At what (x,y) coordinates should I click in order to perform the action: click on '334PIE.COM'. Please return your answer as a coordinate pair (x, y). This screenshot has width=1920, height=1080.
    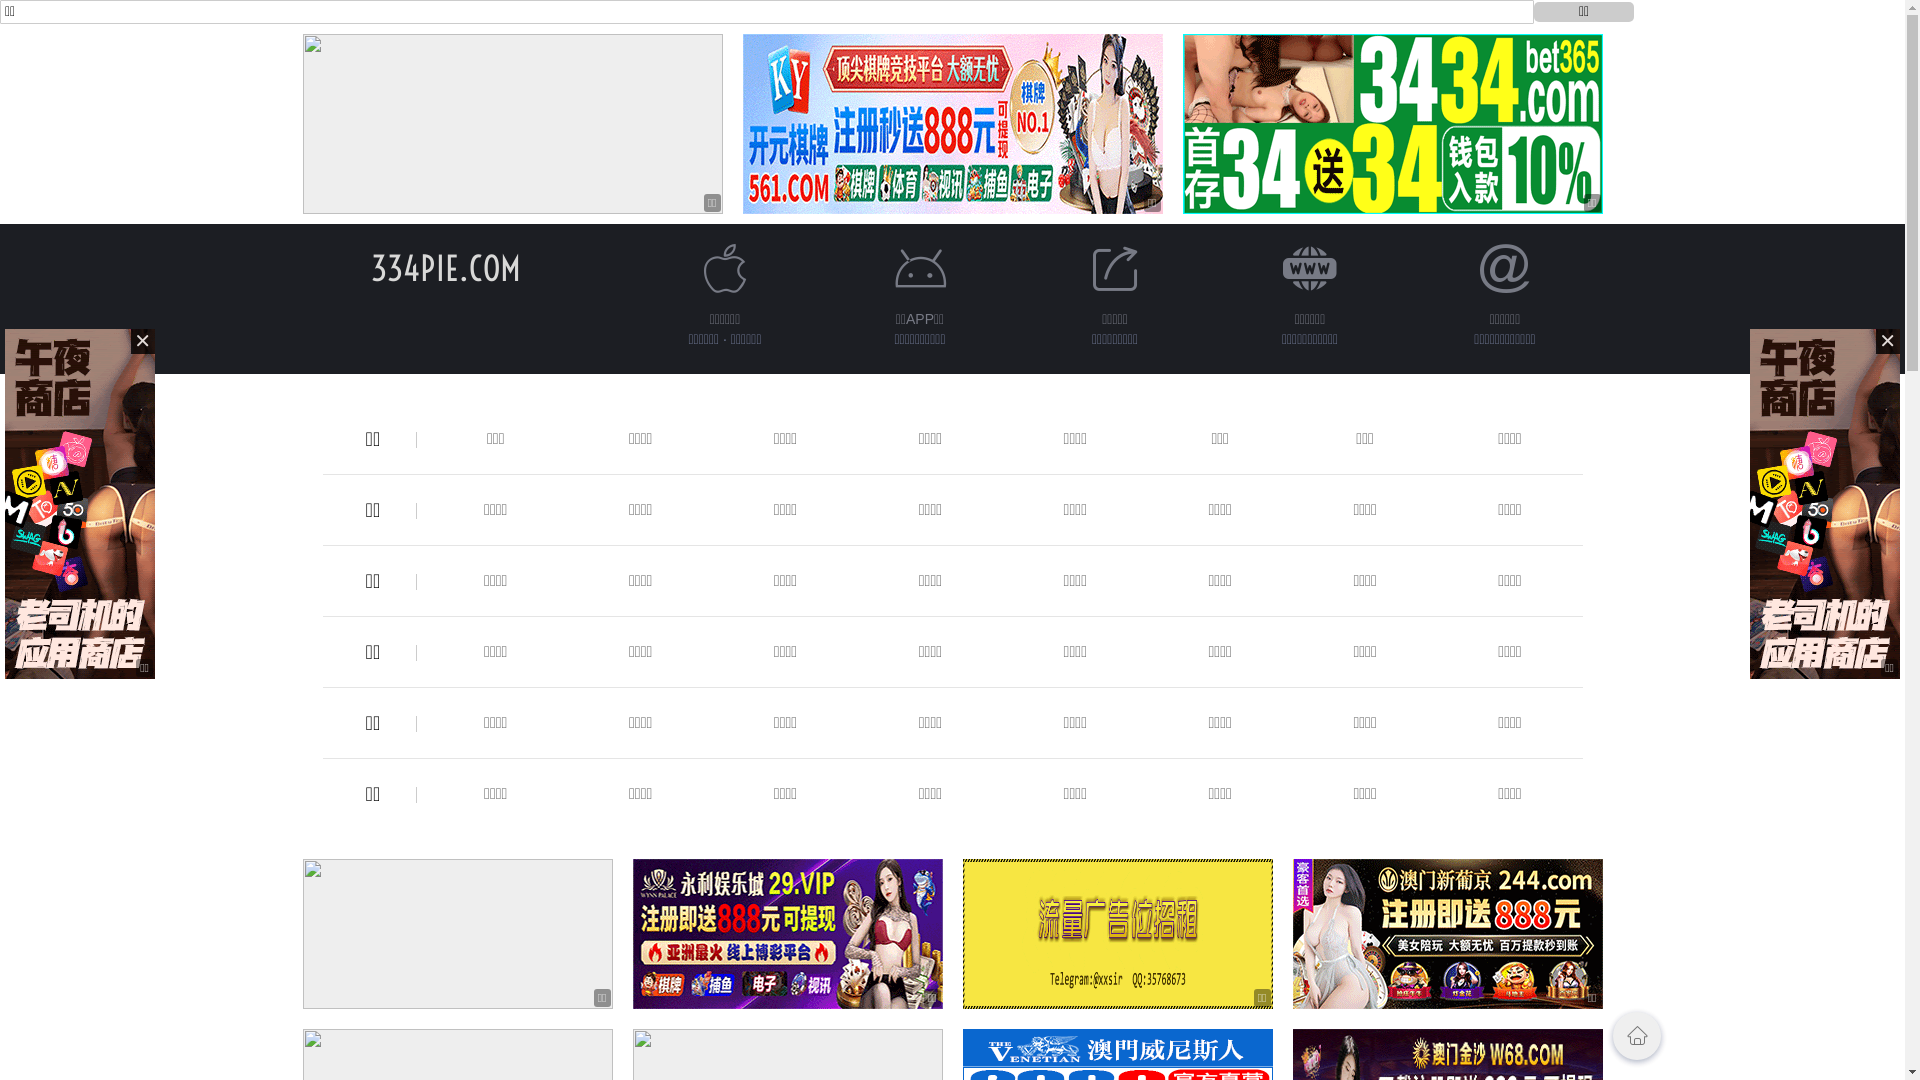
    Looking at the image, I should click on (369, 267).